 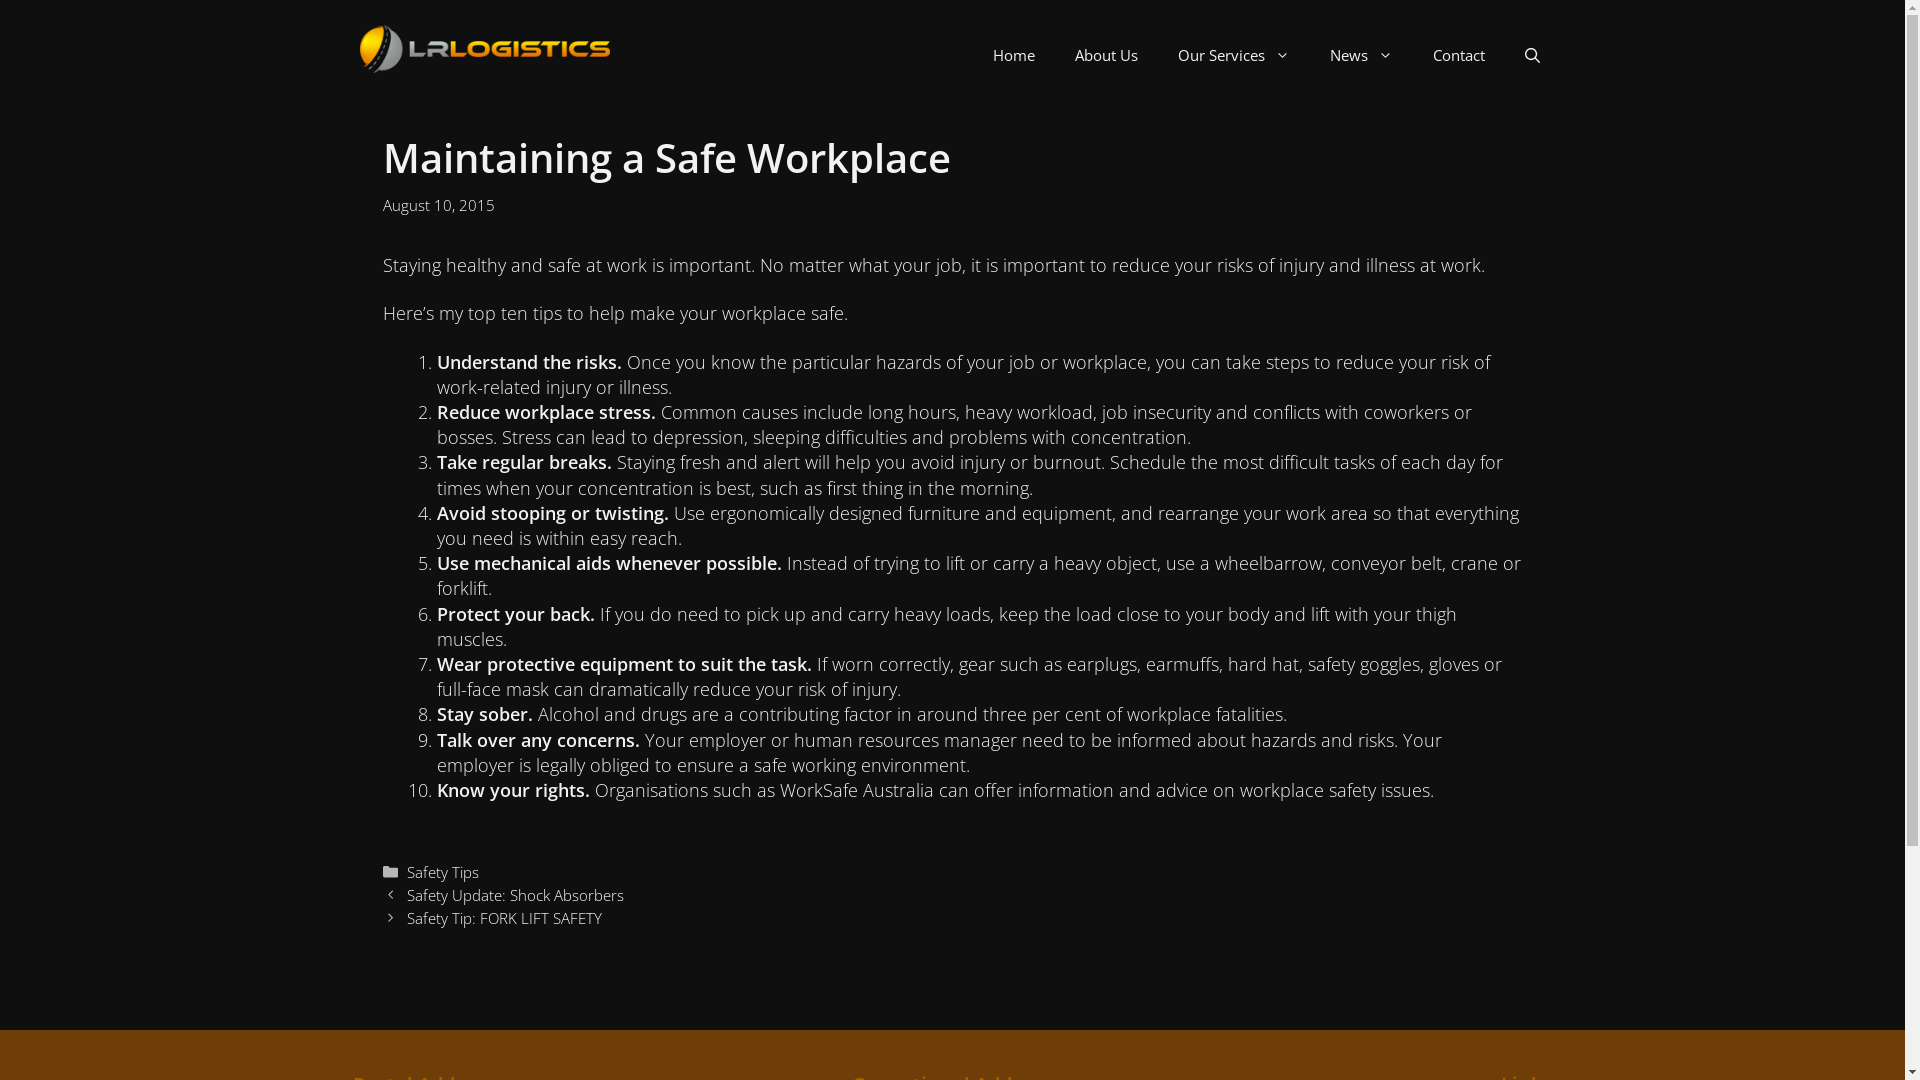 What do you see at coordinates (1360, 53) in the screenshot?
I see `'News'` at bounding box center [1360, 53].